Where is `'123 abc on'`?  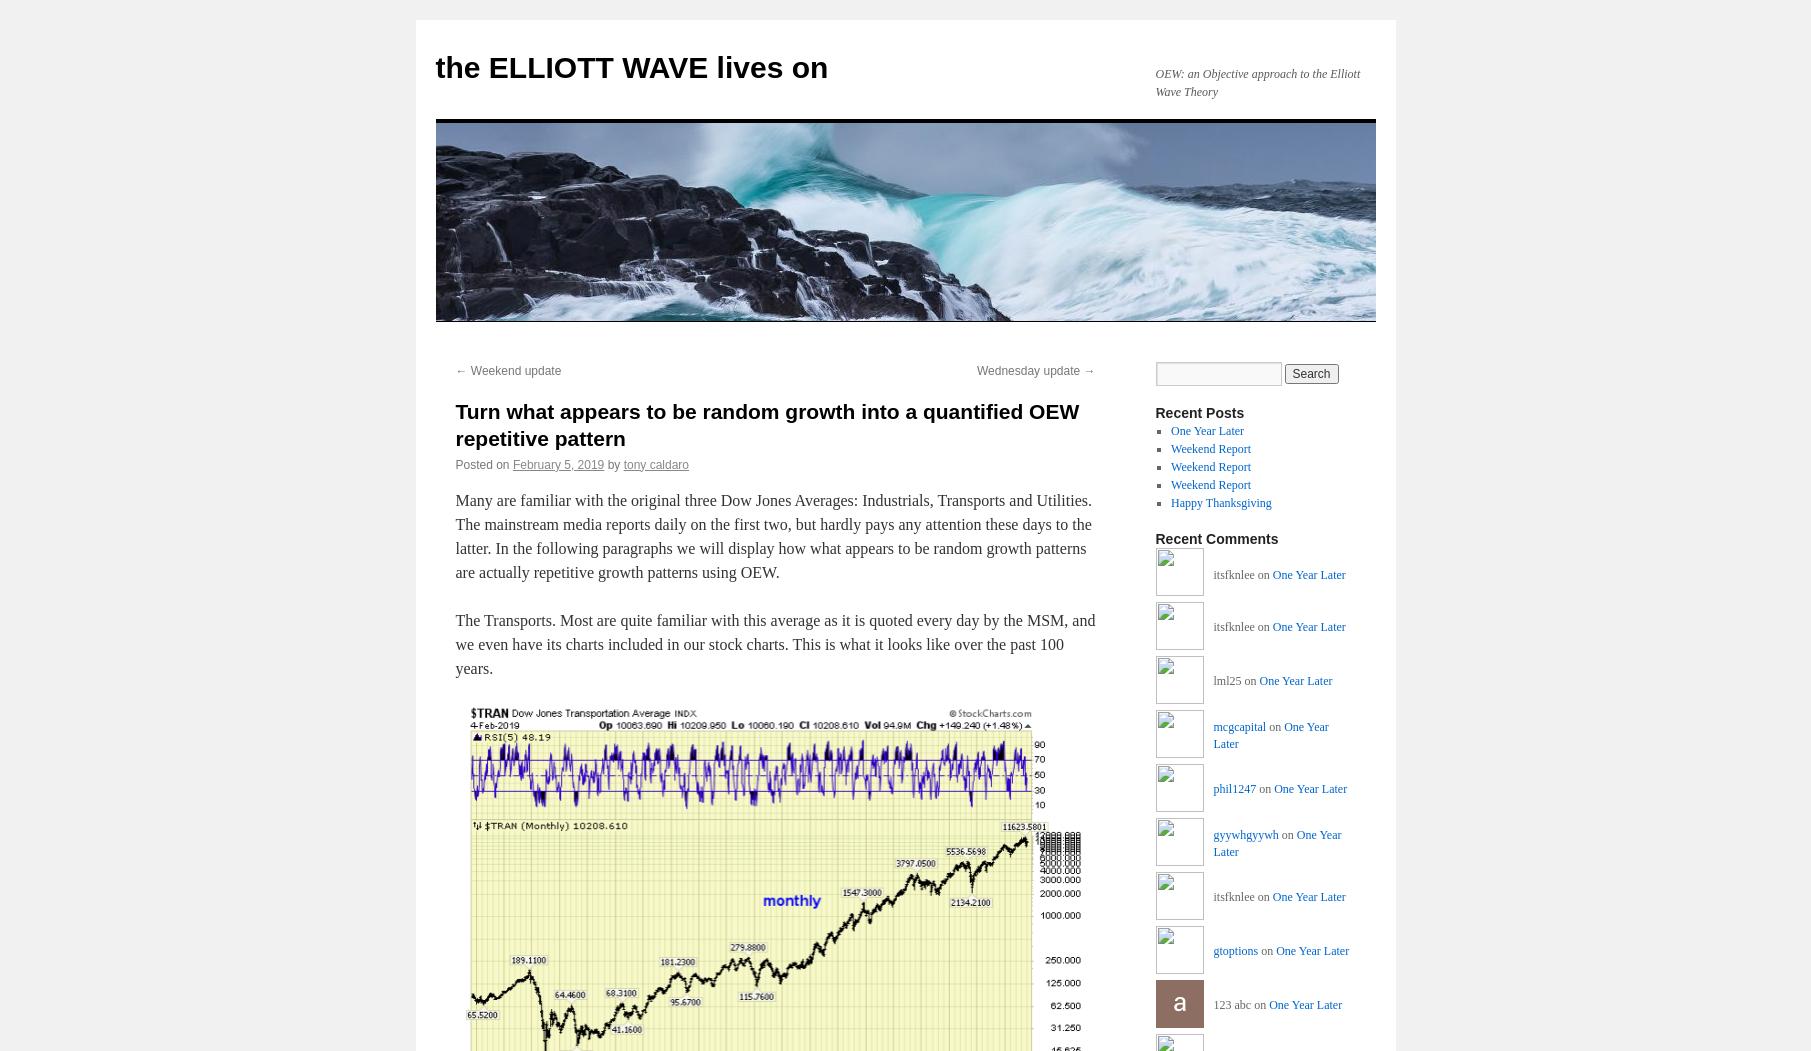 '123 abc on' is located at coordinates (1241, 1004).